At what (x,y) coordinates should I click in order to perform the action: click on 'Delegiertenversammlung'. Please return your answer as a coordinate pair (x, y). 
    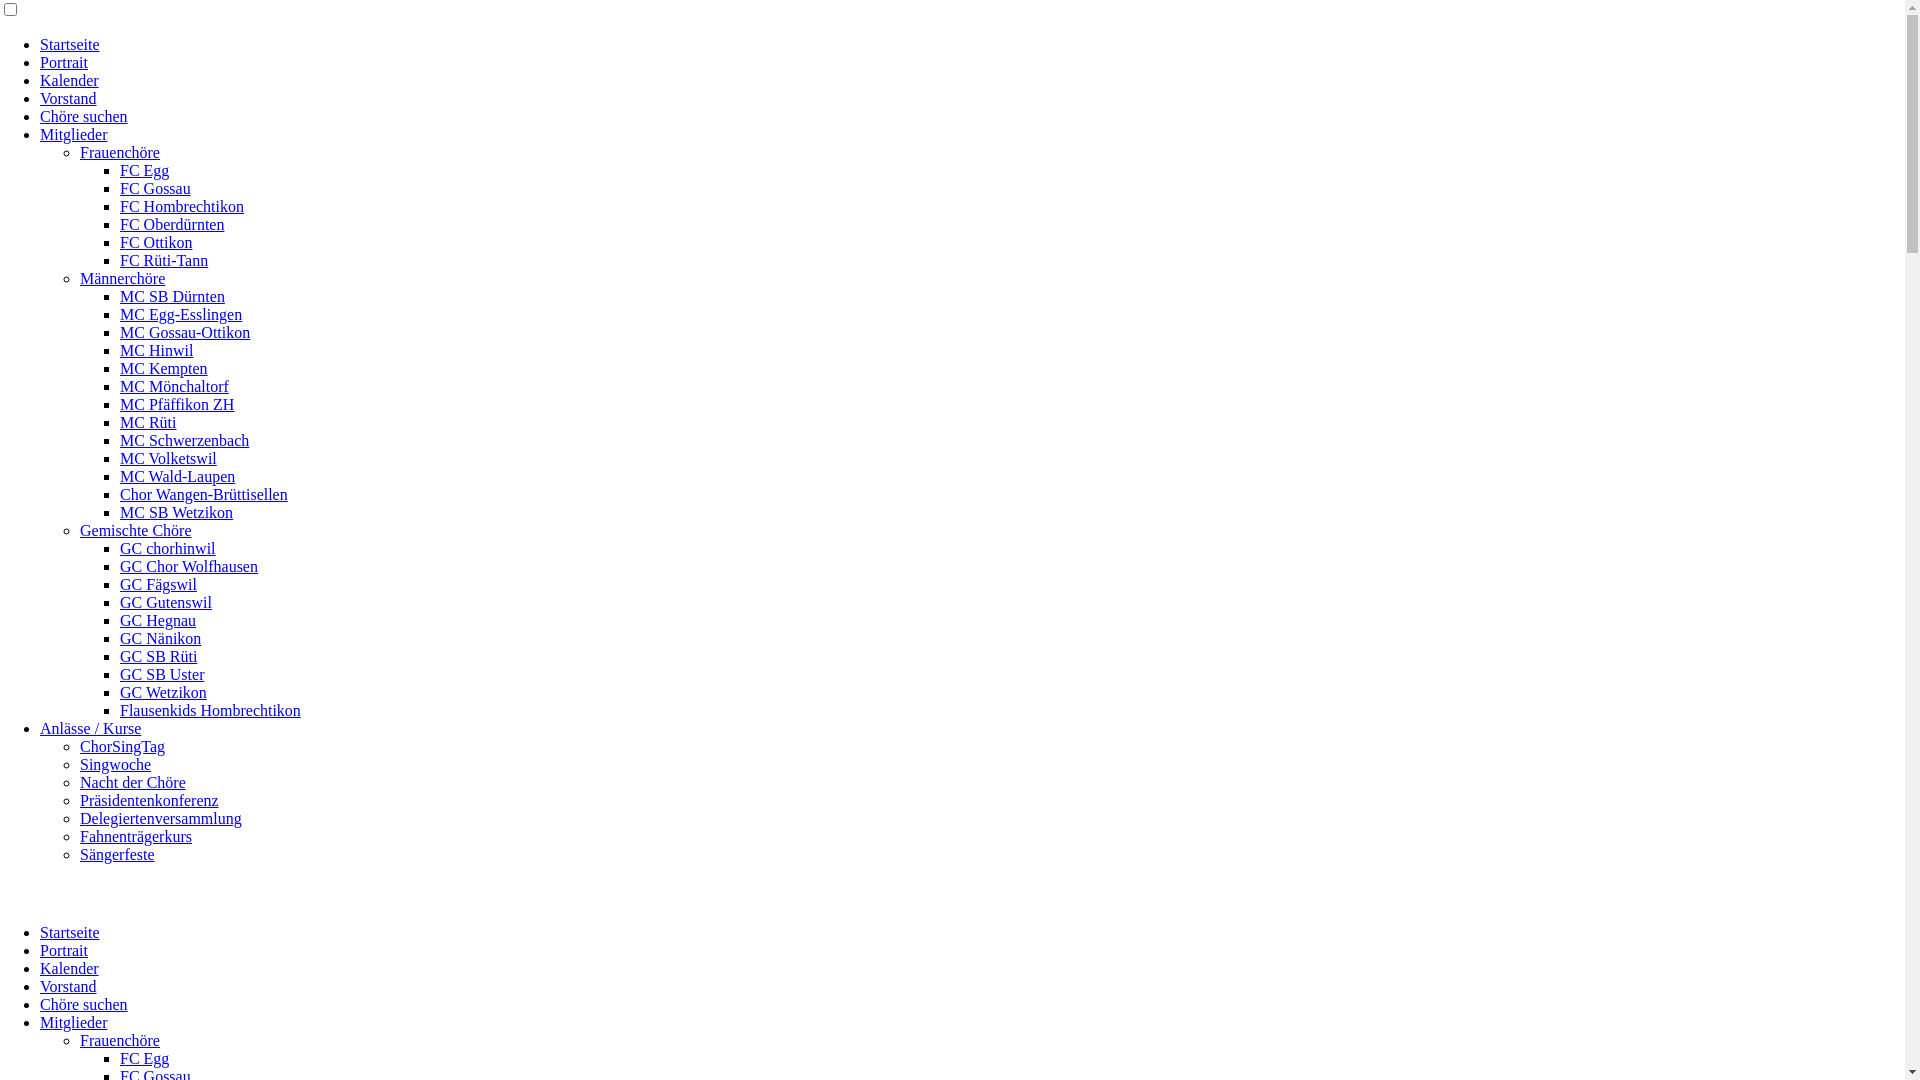
    Looking at the image, I should click on (80, 818).